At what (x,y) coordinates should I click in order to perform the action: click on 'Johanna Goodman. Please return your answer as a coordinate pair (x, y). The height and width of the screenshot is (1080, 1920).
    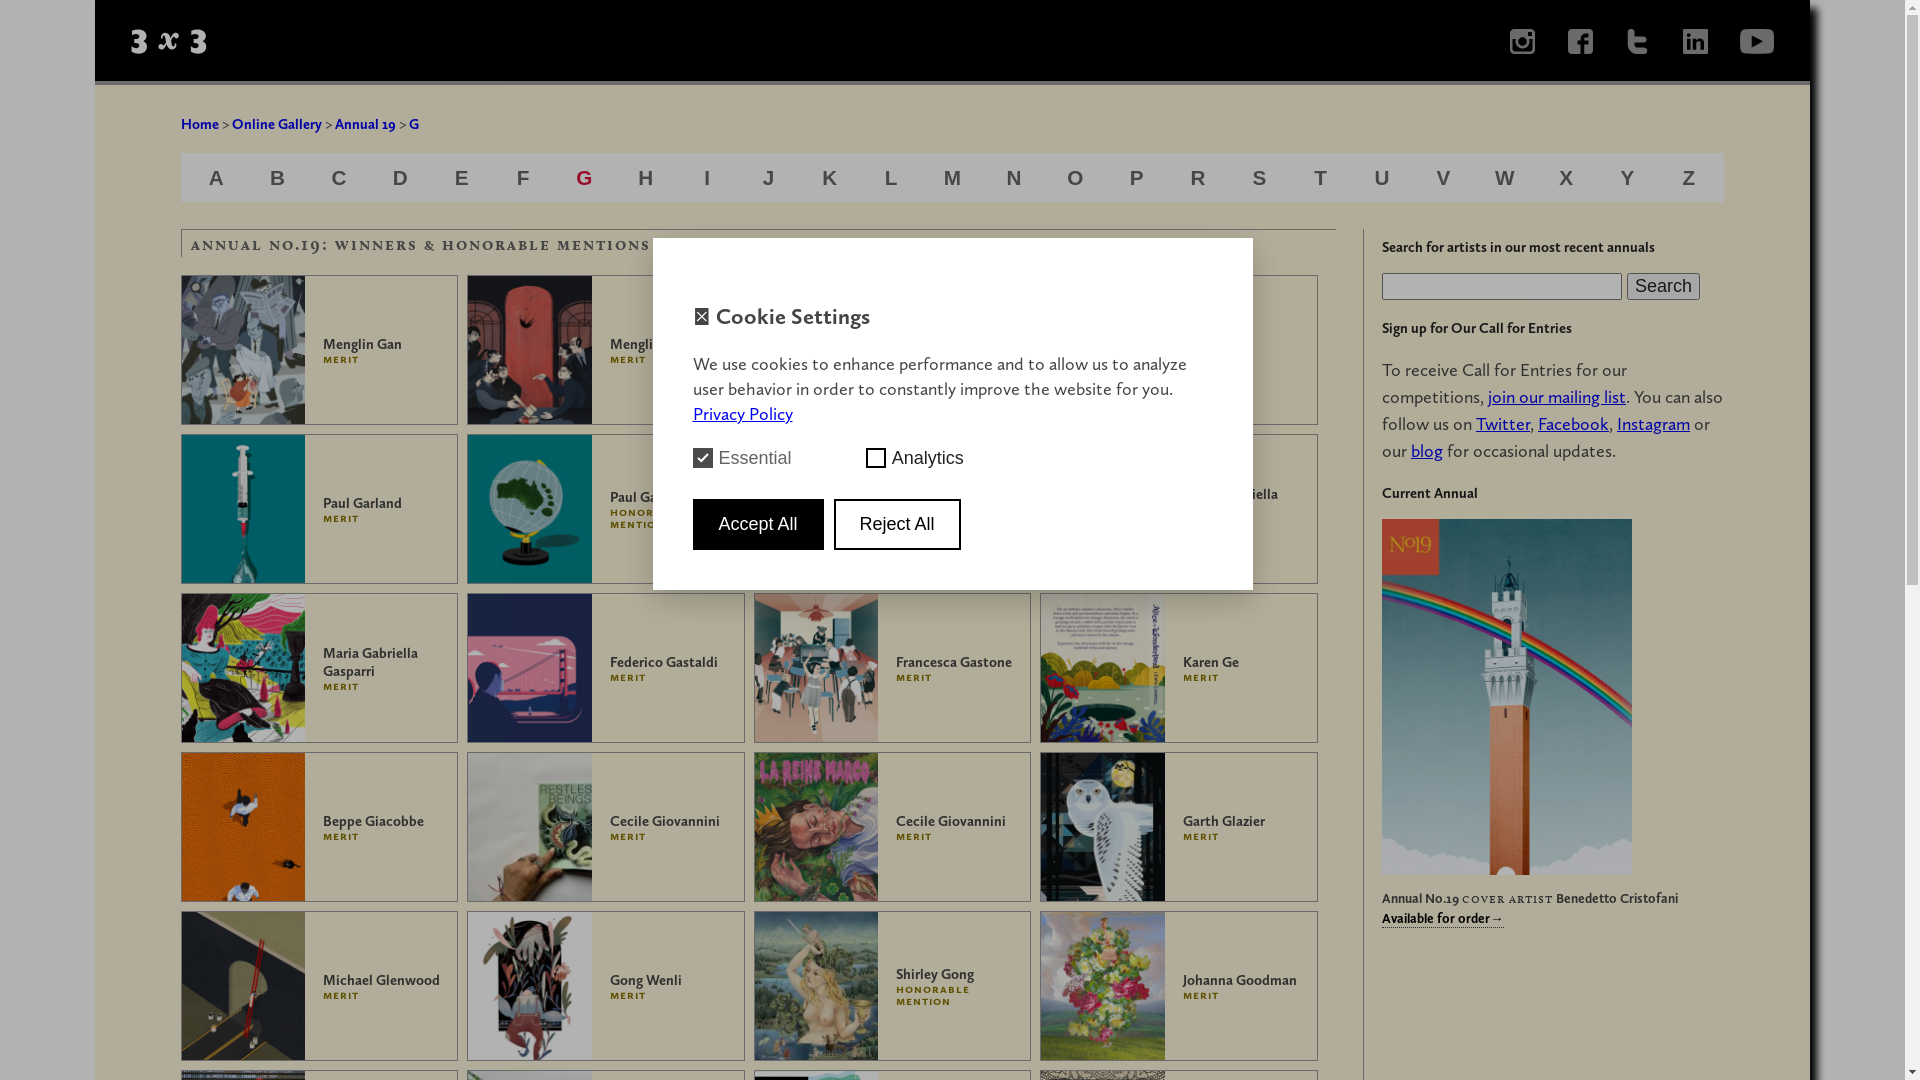
    Looking at the image, I should click on (1179, 985).